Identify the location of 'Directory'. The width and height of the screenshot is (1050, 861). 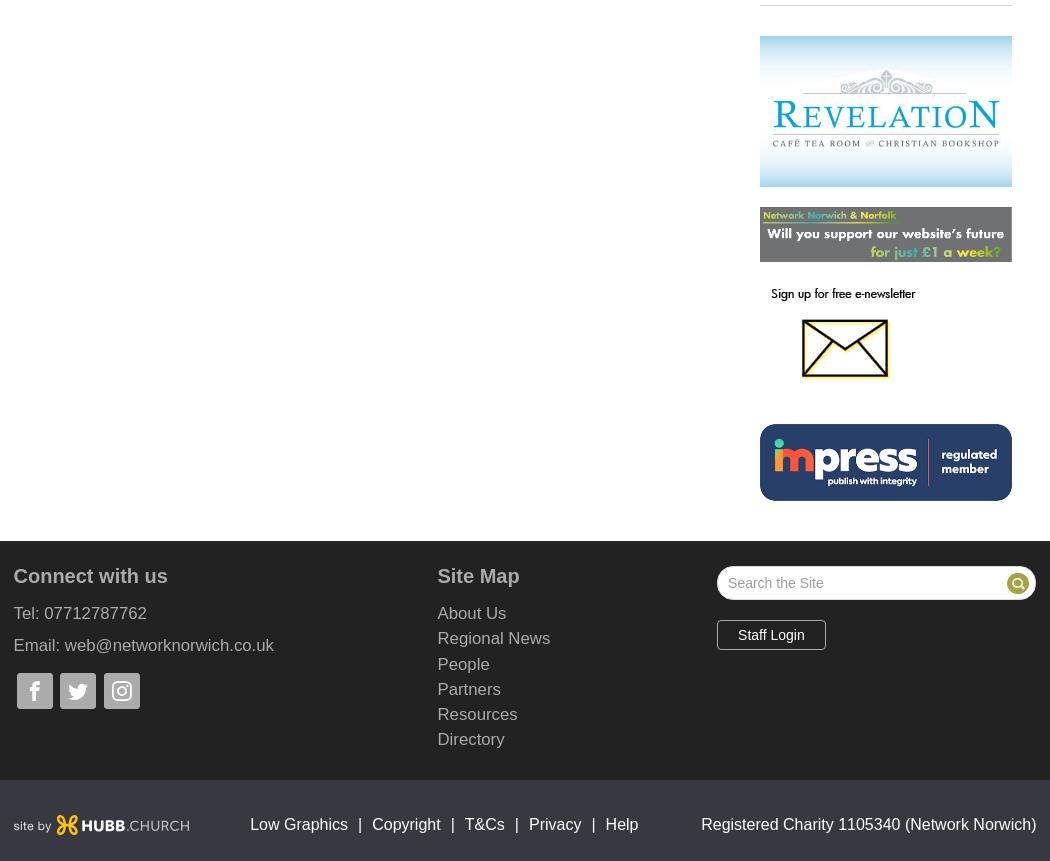
(470, 739).